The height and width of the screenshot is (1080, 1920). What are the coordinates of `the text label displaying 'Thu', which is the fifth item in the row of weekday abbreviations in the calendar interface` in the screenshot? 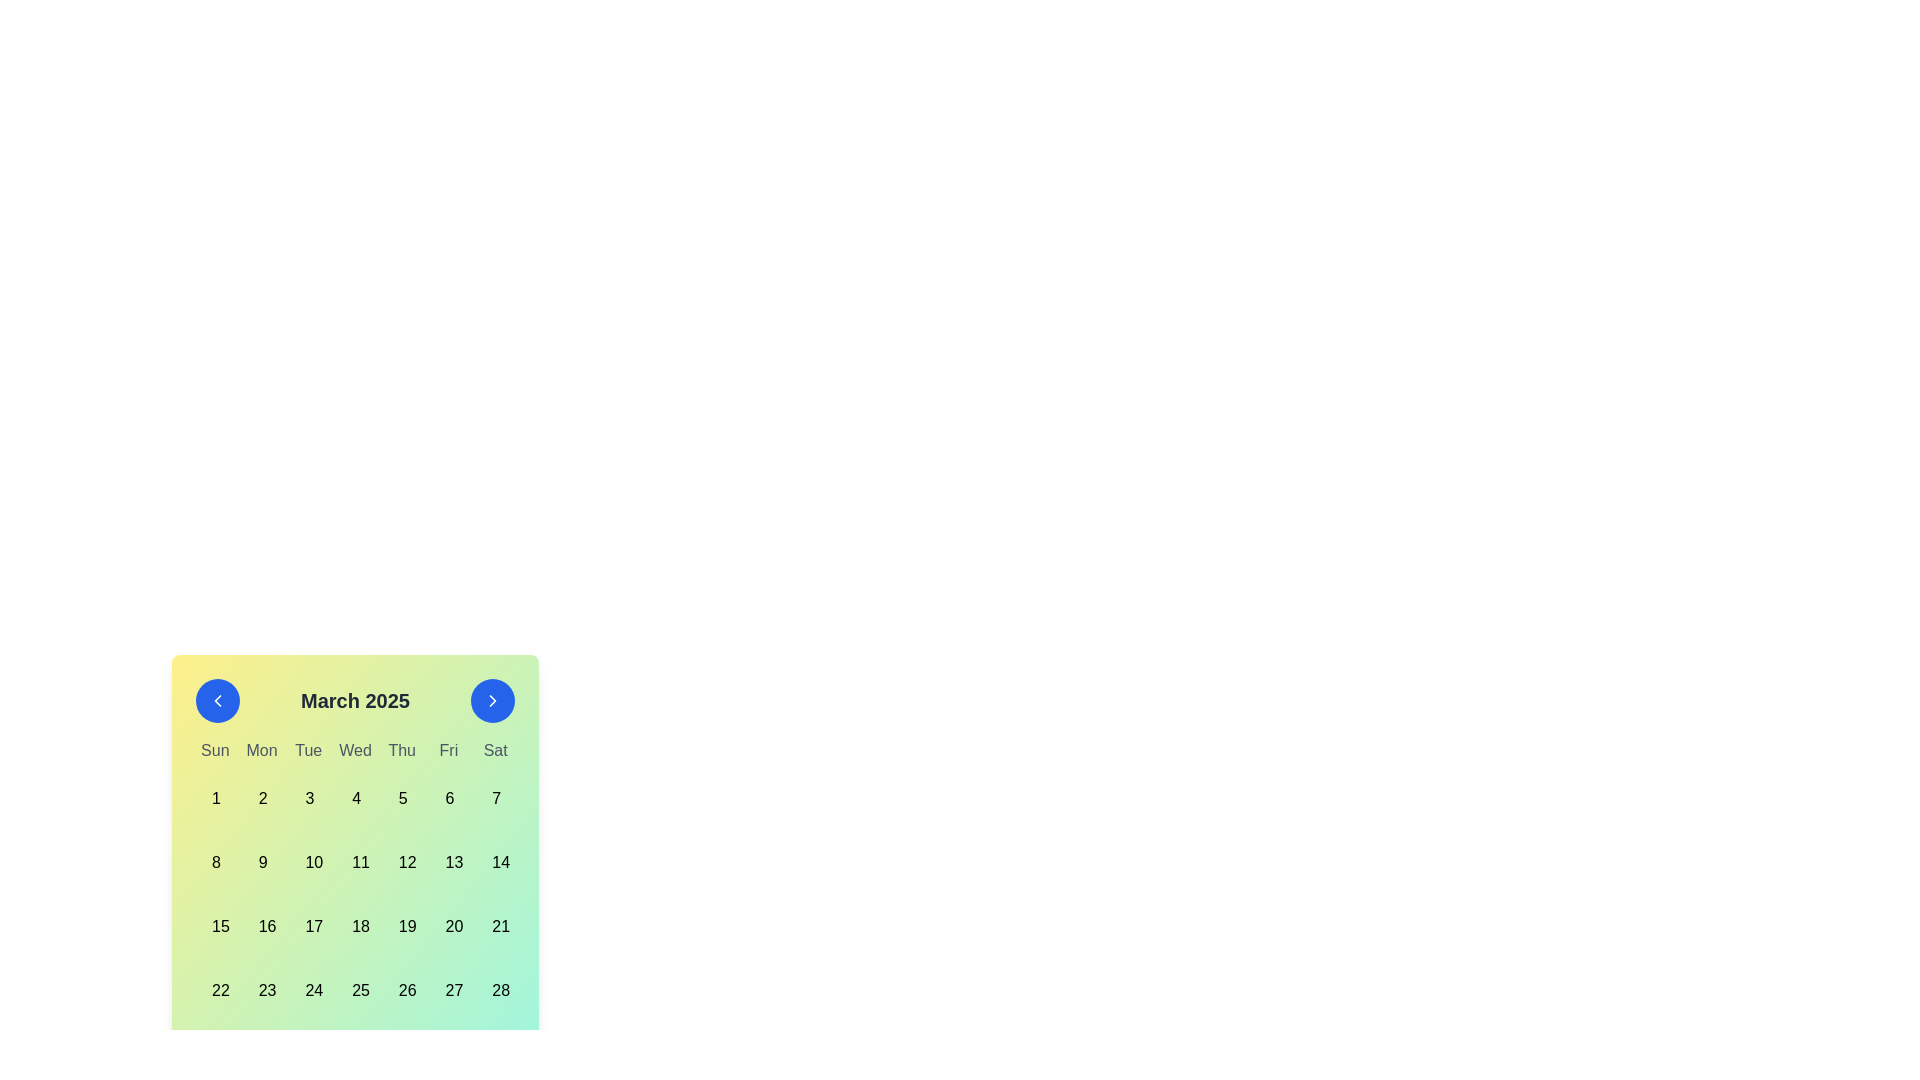 It's located at (401, 751).